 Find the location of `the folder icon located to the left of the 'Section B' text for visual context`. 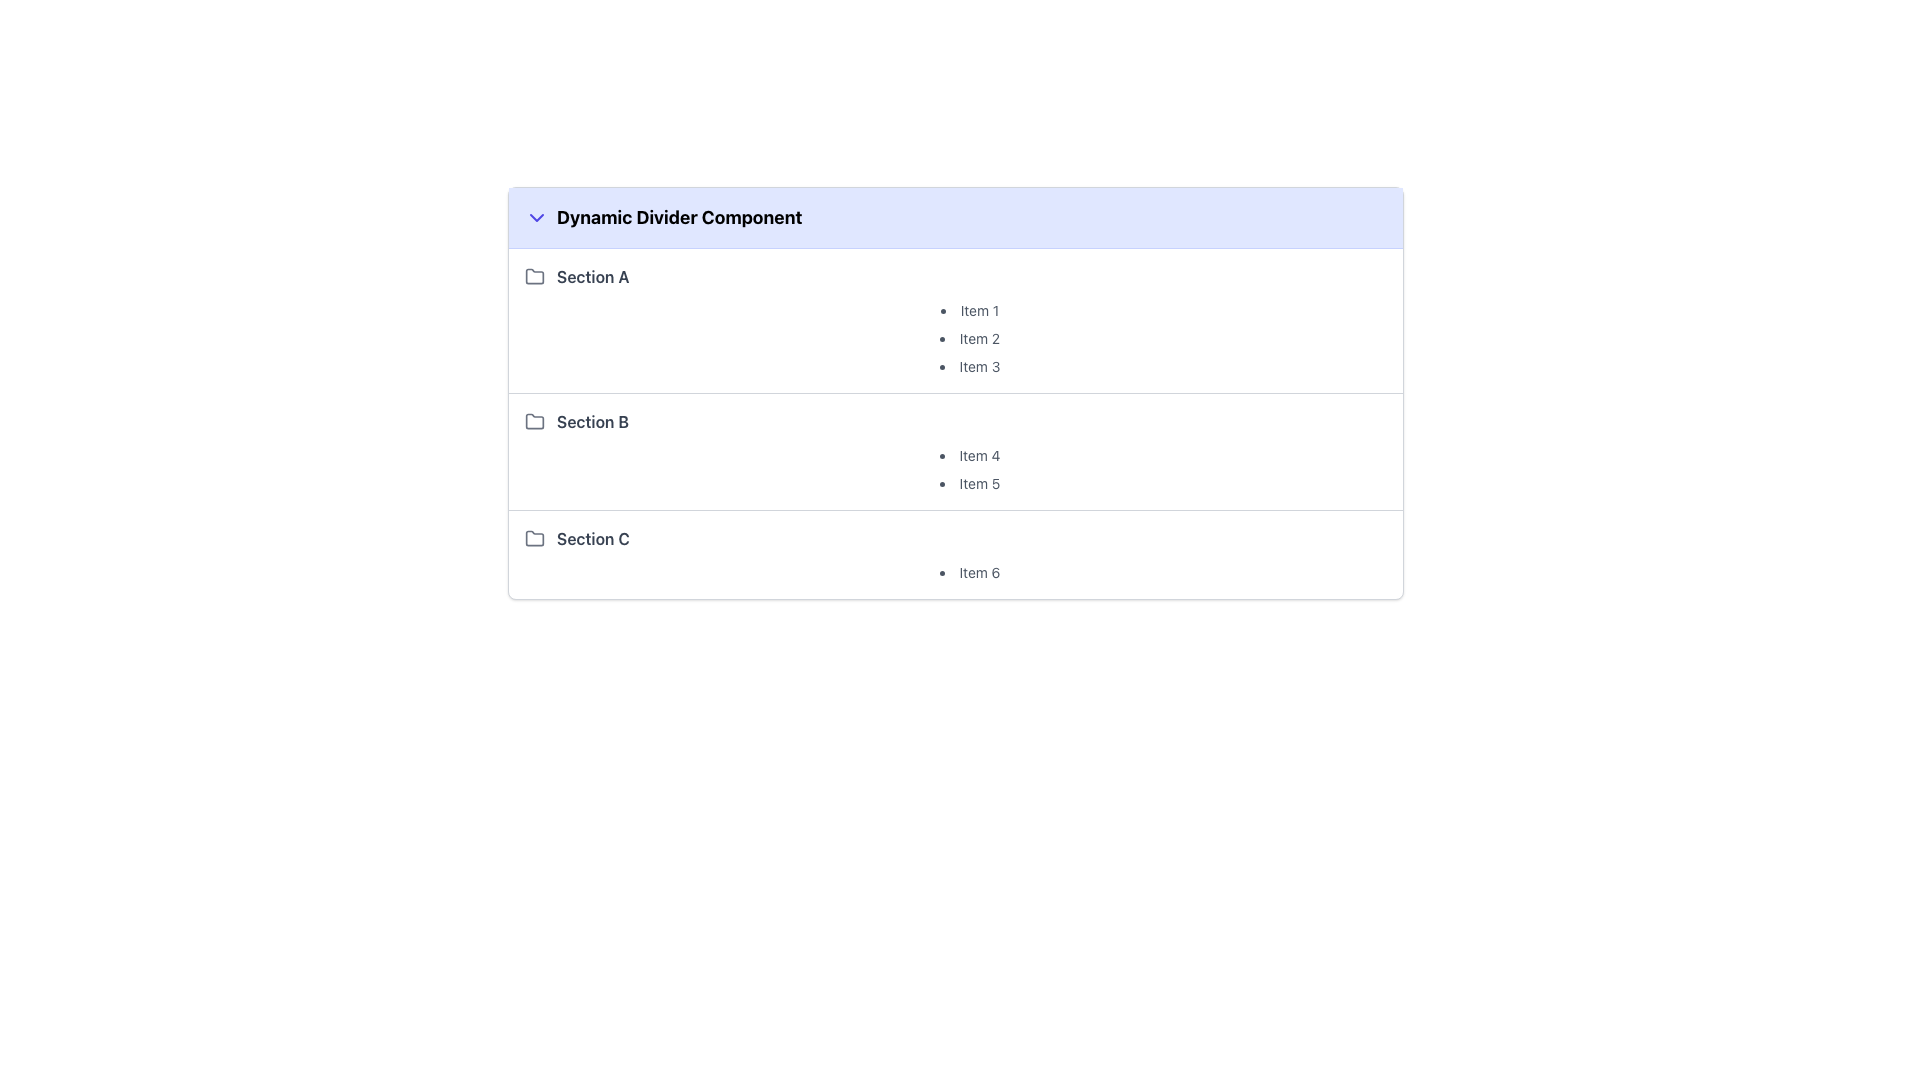

the folder icon located to the left of the 'Section B' text for visual context is located at coordinates (534, 420).